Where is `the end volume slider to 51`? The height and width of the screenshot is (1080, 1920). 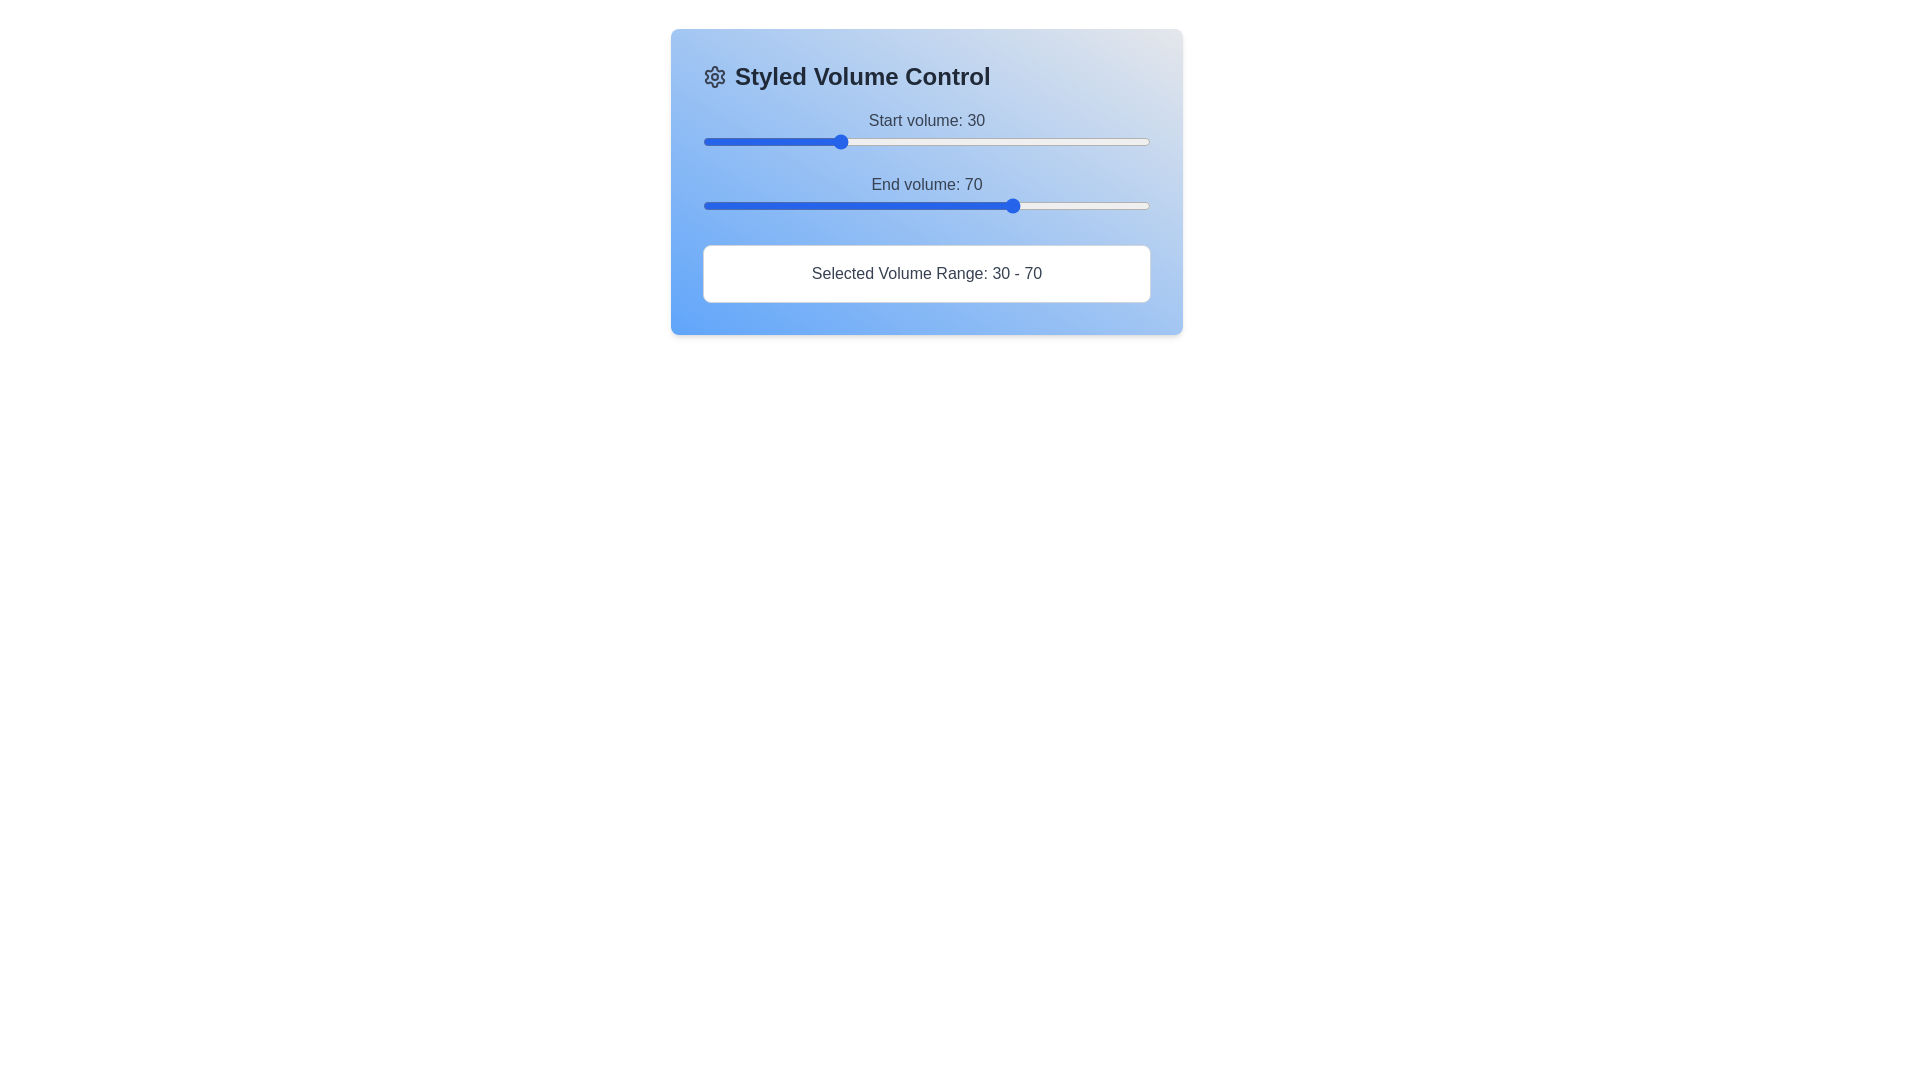
the end volume slider to 51 is located at coordinates (930, 205).